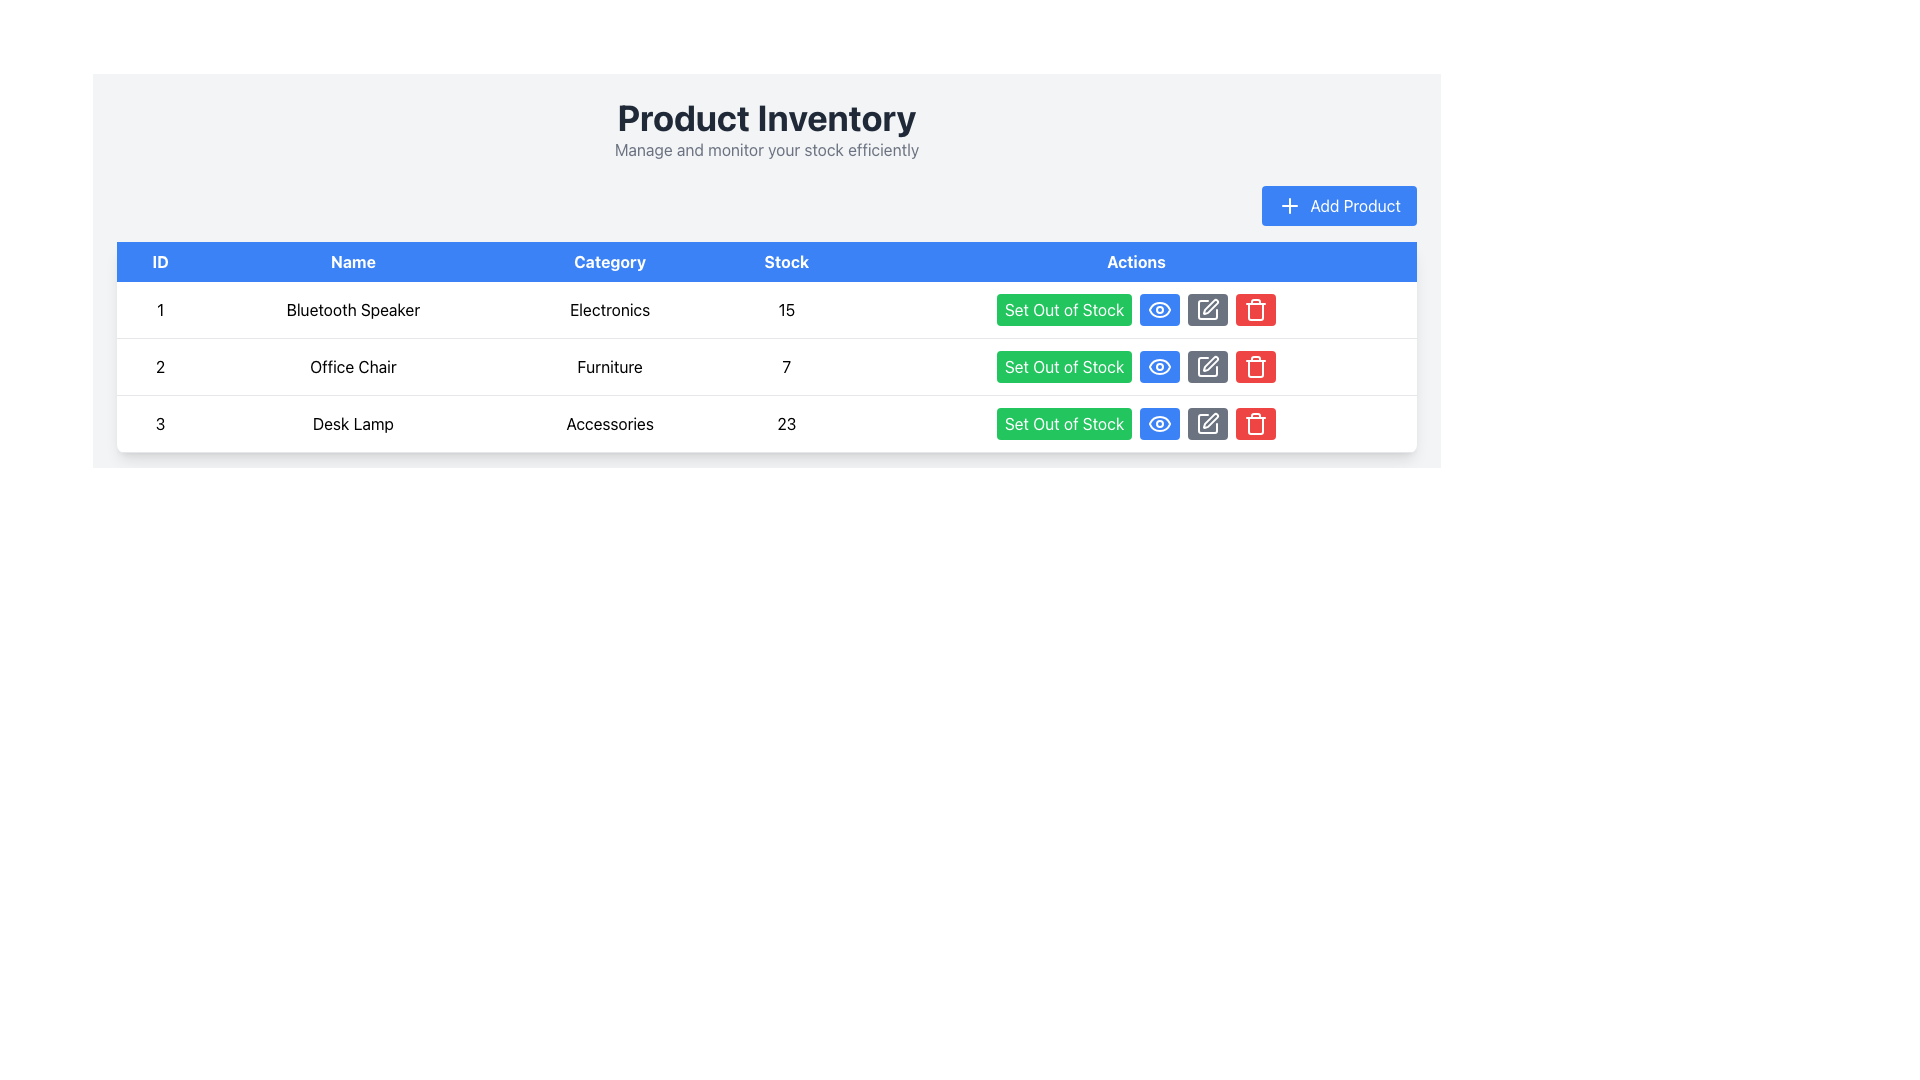 The image size is (1920, 1080). I want to click on the Text Label containing 'Bluetooth Speaker' in the second column of the first row of the table structure, so click(353, 310).